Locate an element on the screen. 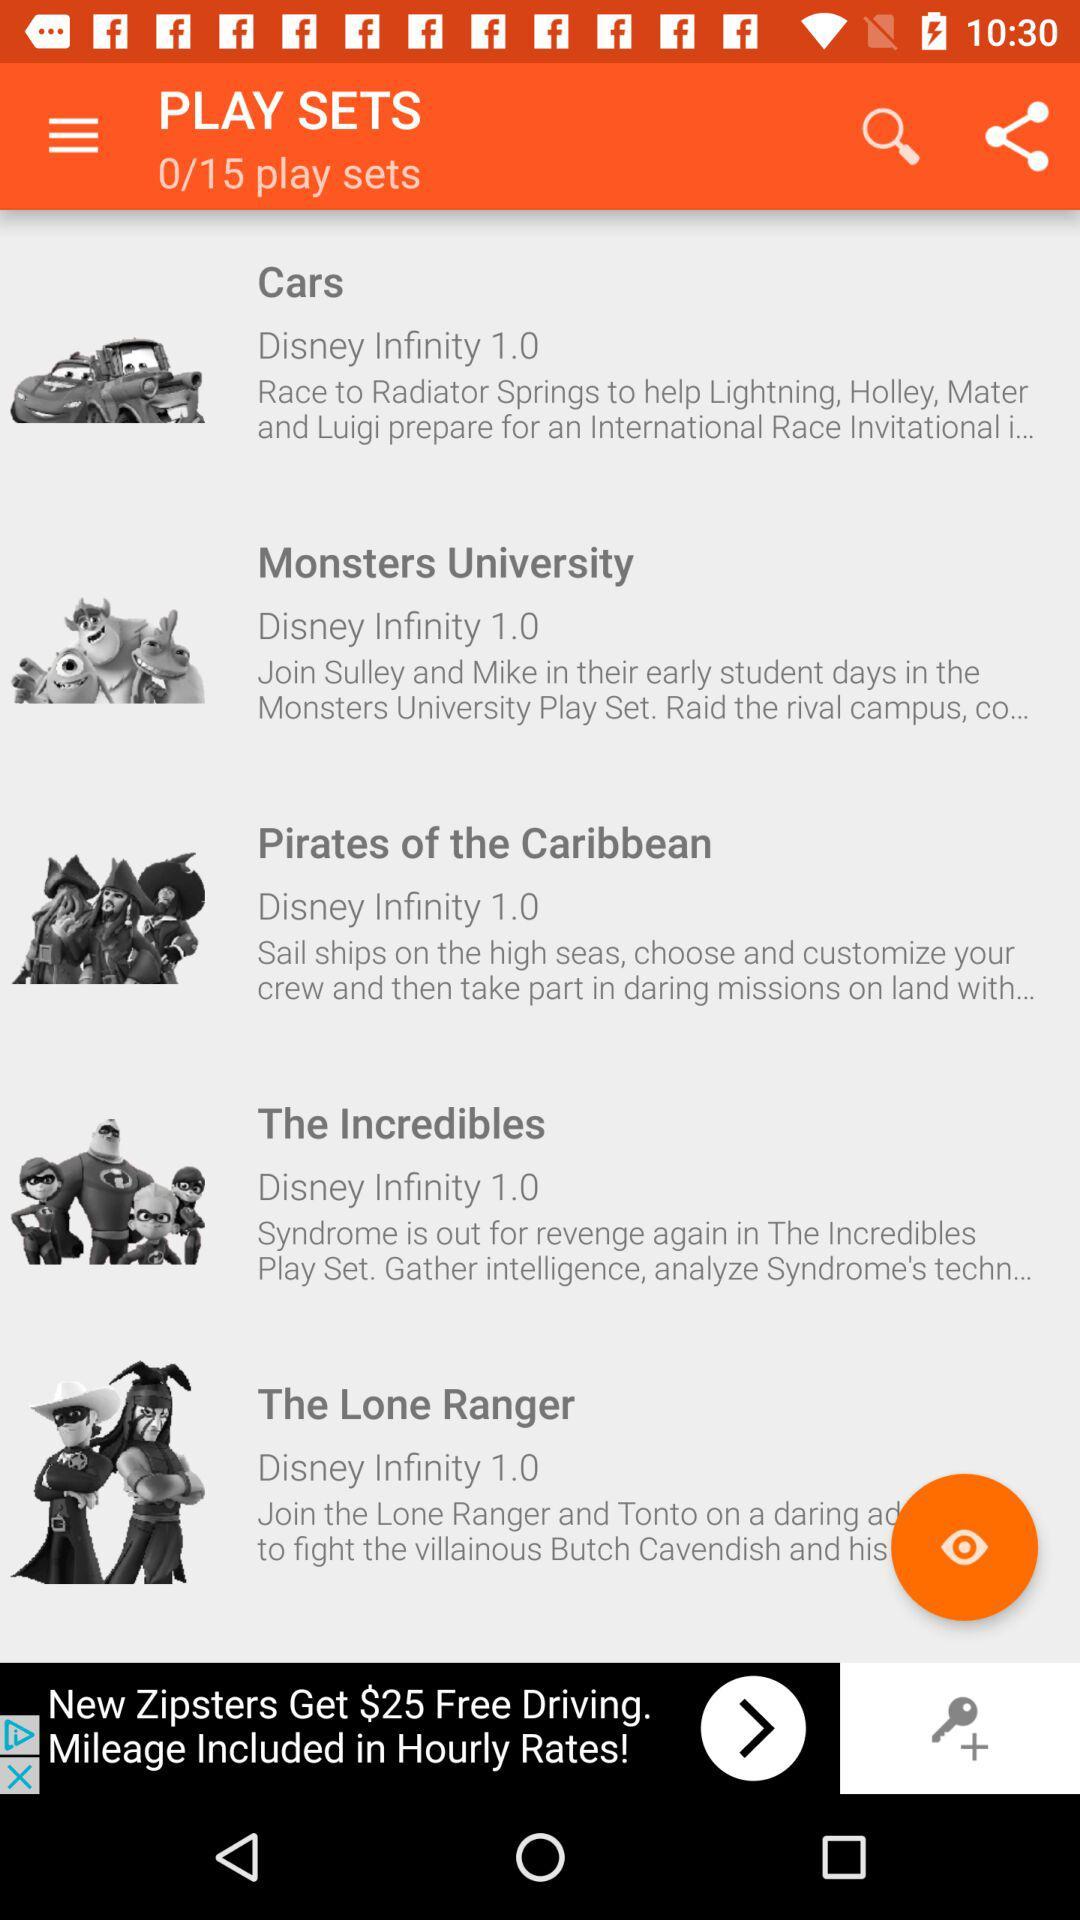 The image size is (1080, 1920). open mail is located at coordinates (107, 1472).